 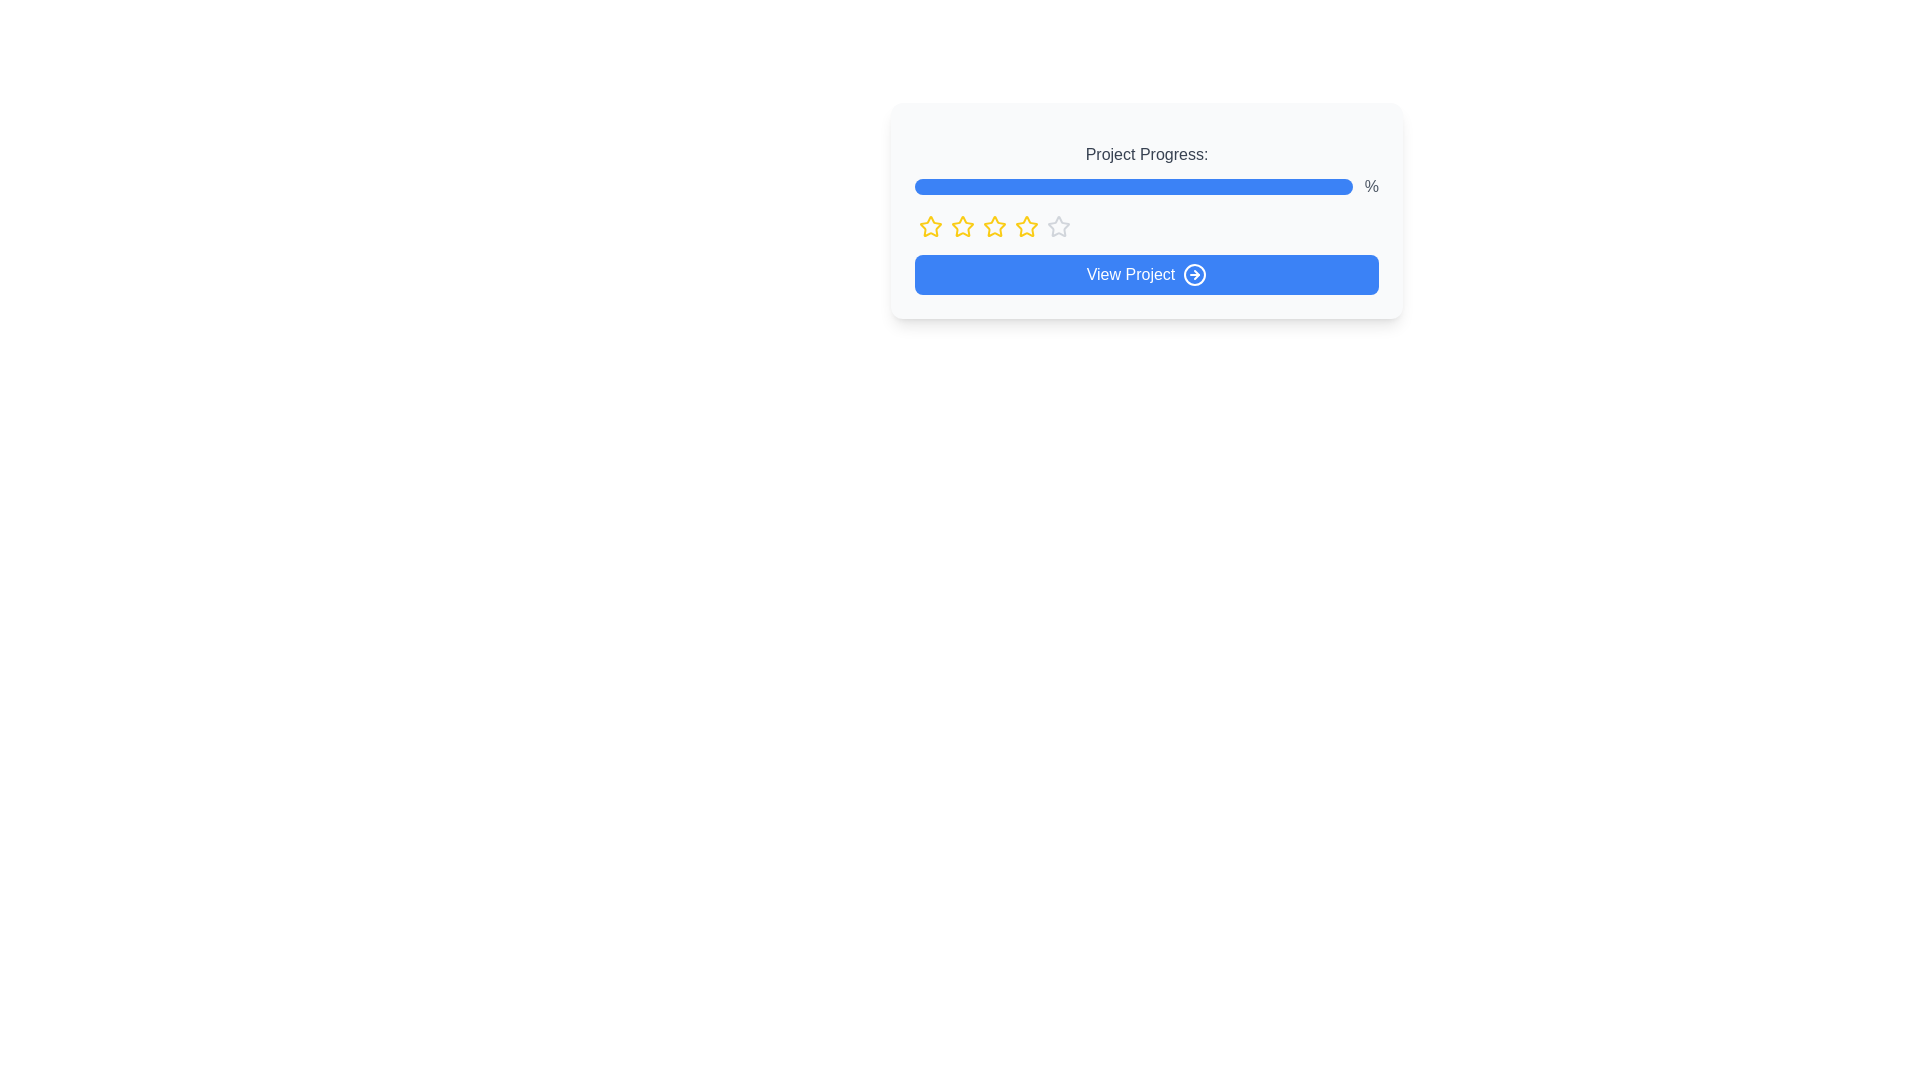 I want to click on the fourth star icon with a yellow outline and white fill, so click(x=1027, y=226).